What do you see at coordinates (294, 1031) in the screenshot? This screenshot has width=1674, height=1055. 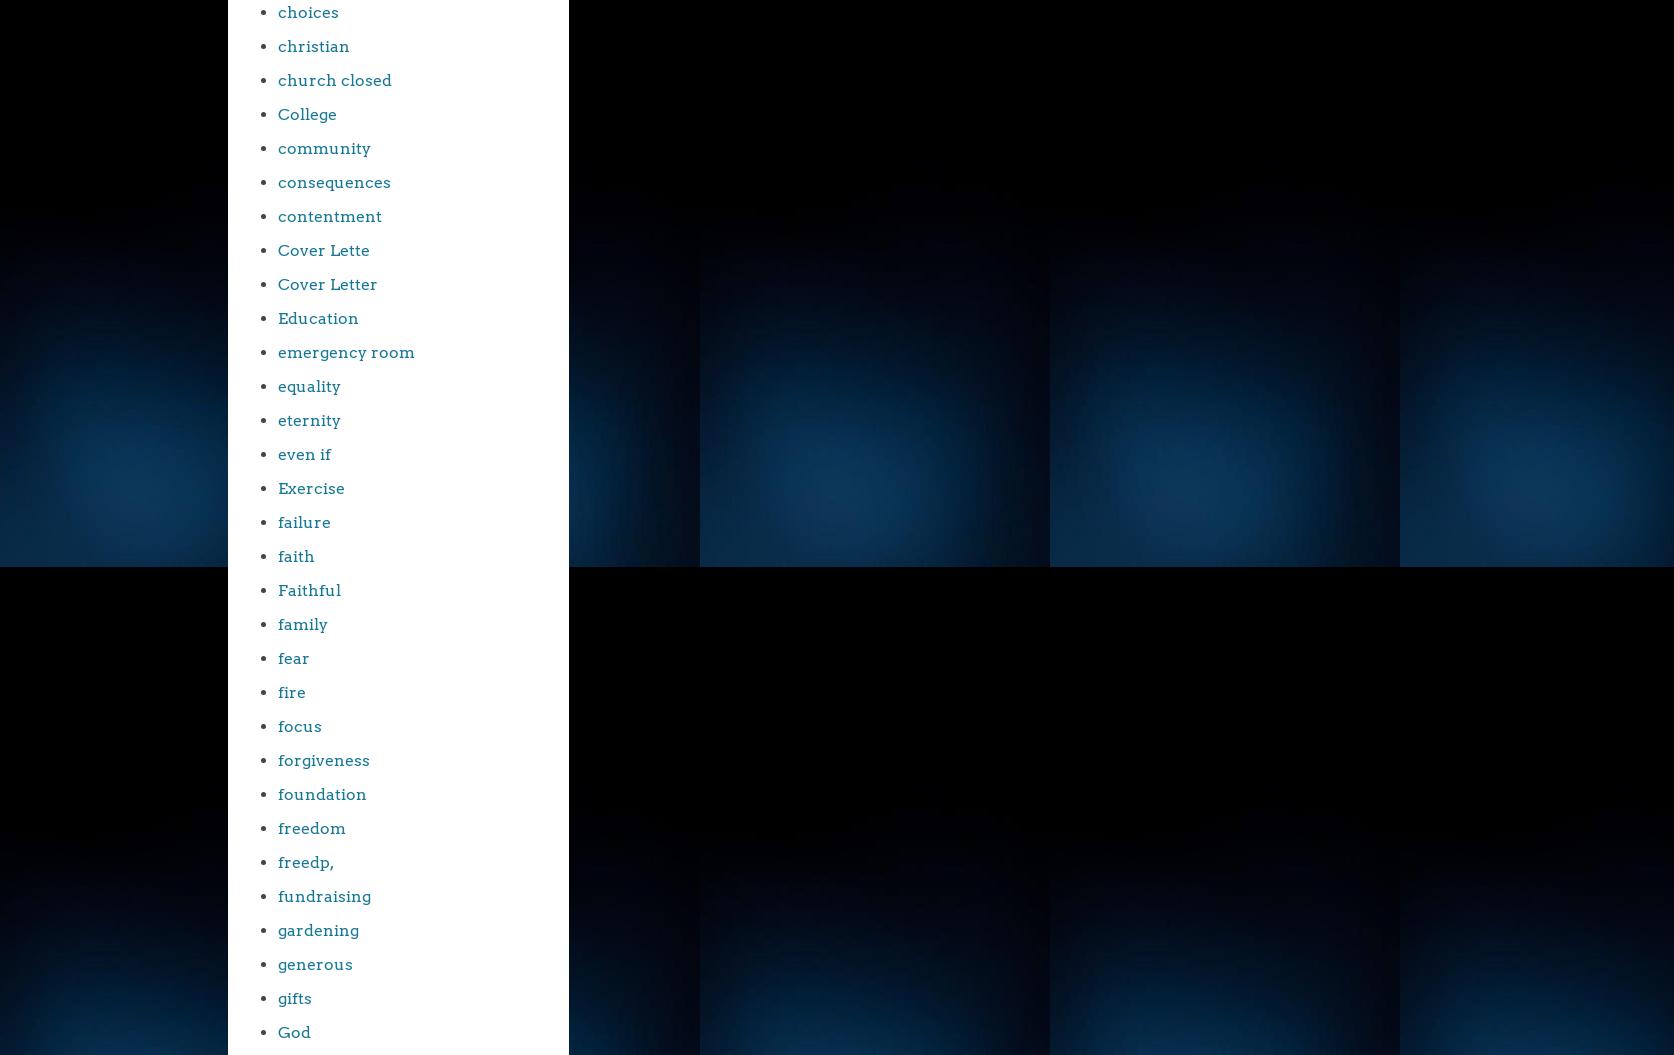 I see `'God'` at bounding box center [294, 1031].